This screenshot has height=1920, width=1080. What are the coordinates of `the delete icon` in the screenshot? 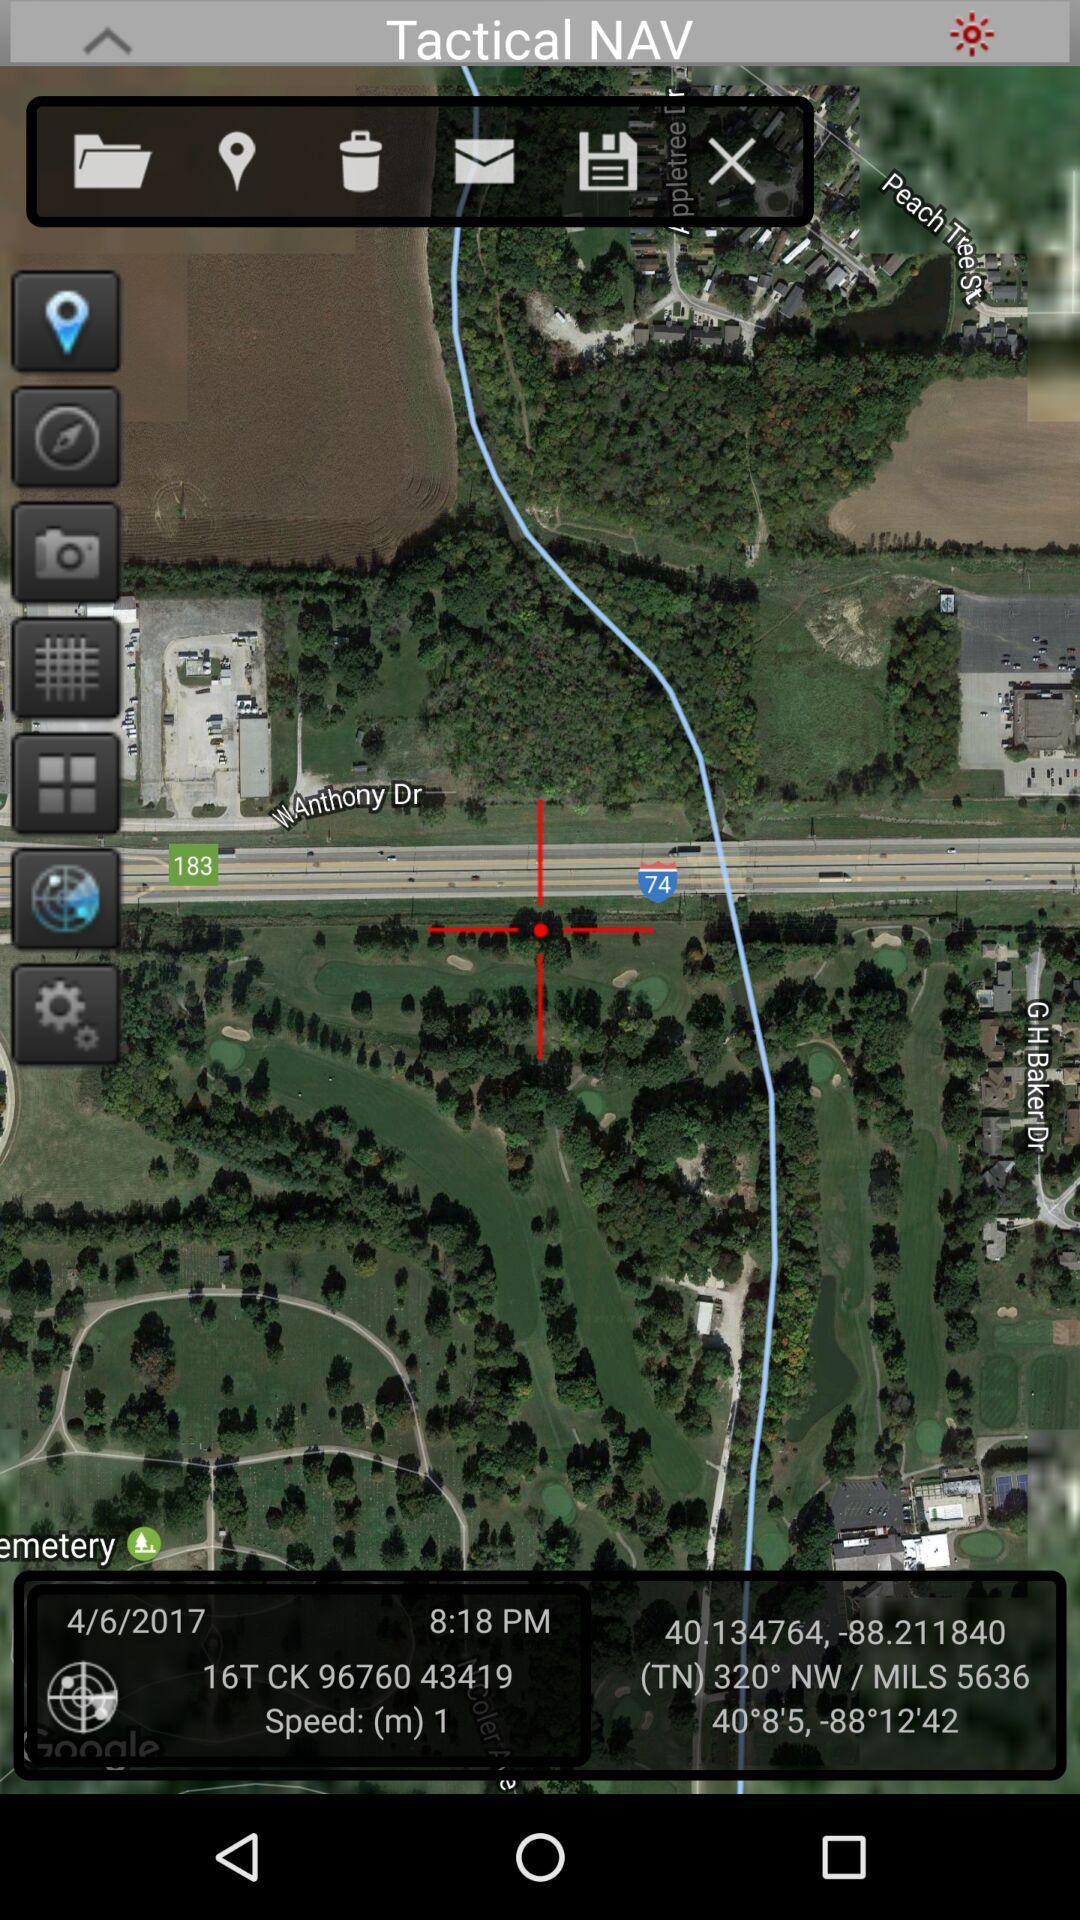 It's located at (380, 168).